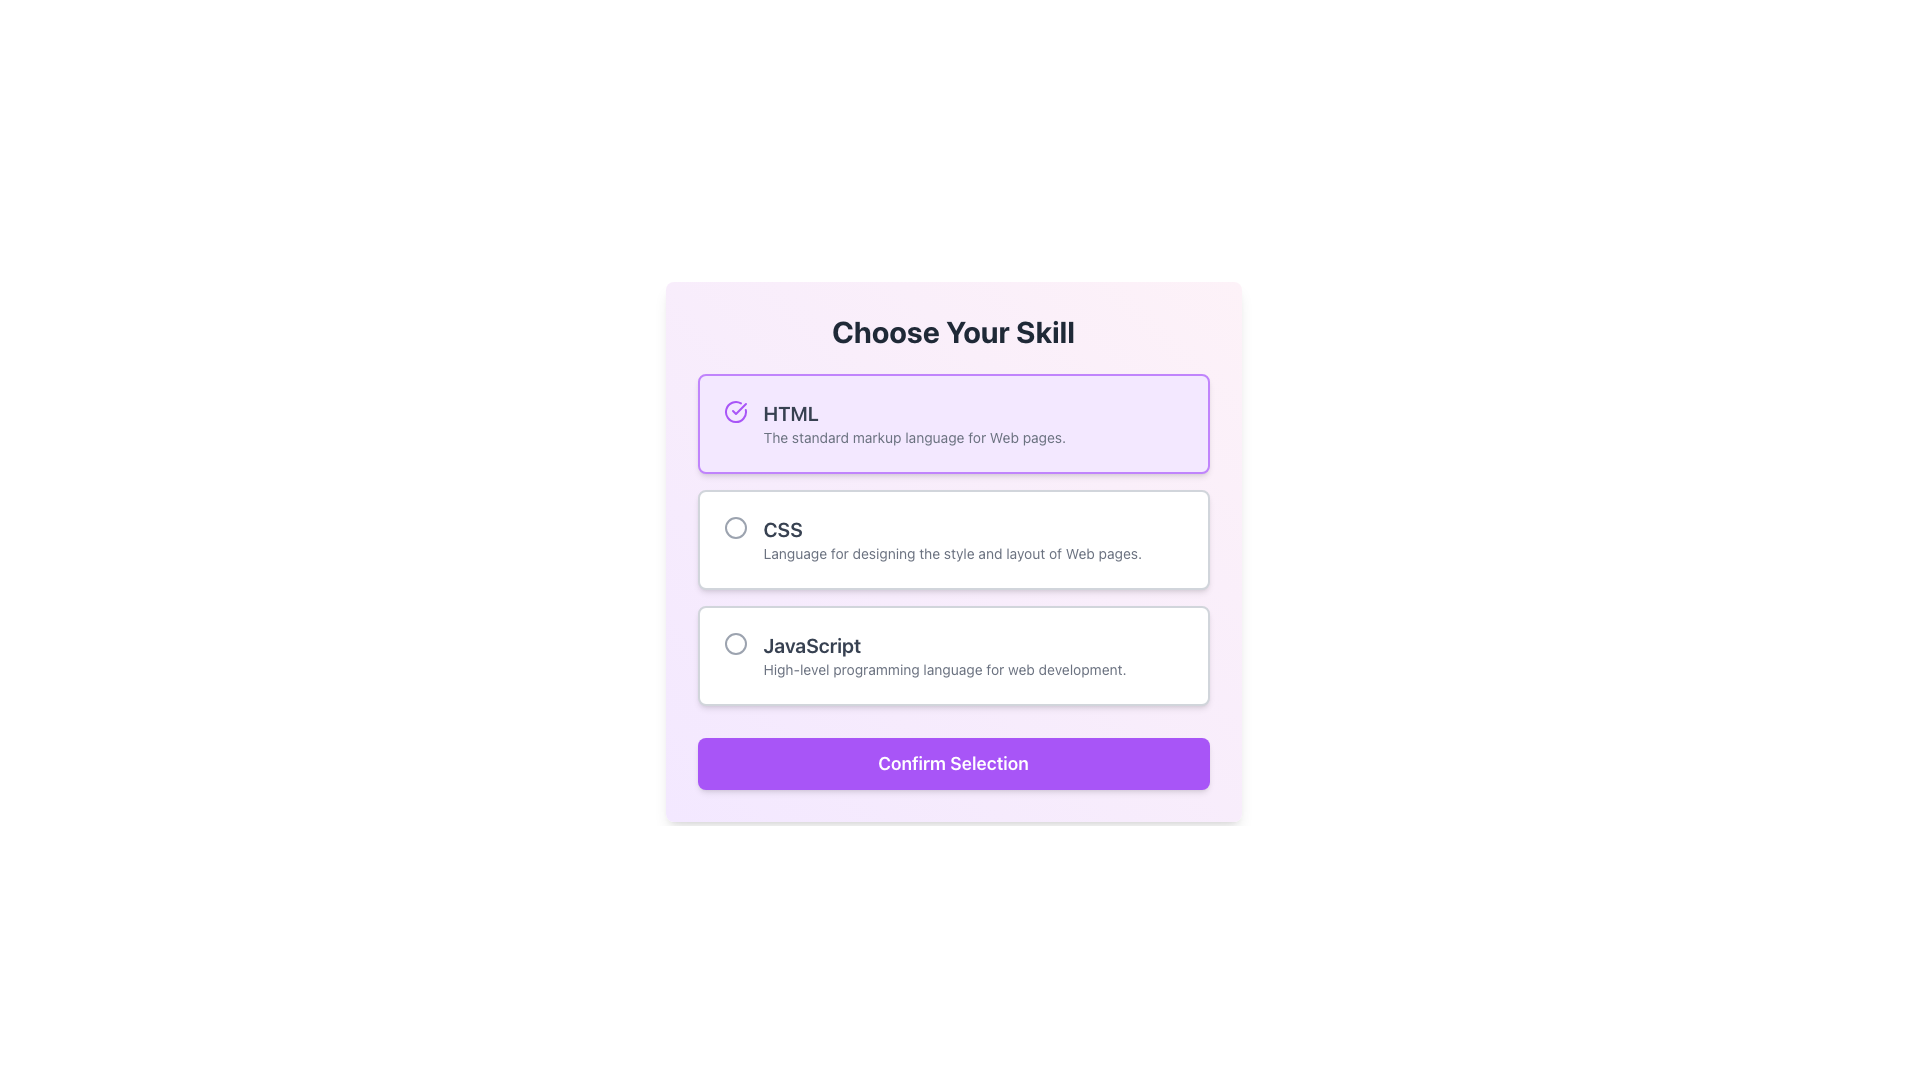 The width and height of the screenshot is (1920, 1080). I want to click on the text label that reads 'High-level programming language for web development.' located directly underneath the 'JavaScript' header in the corresponding selection card, so click(944, 670).